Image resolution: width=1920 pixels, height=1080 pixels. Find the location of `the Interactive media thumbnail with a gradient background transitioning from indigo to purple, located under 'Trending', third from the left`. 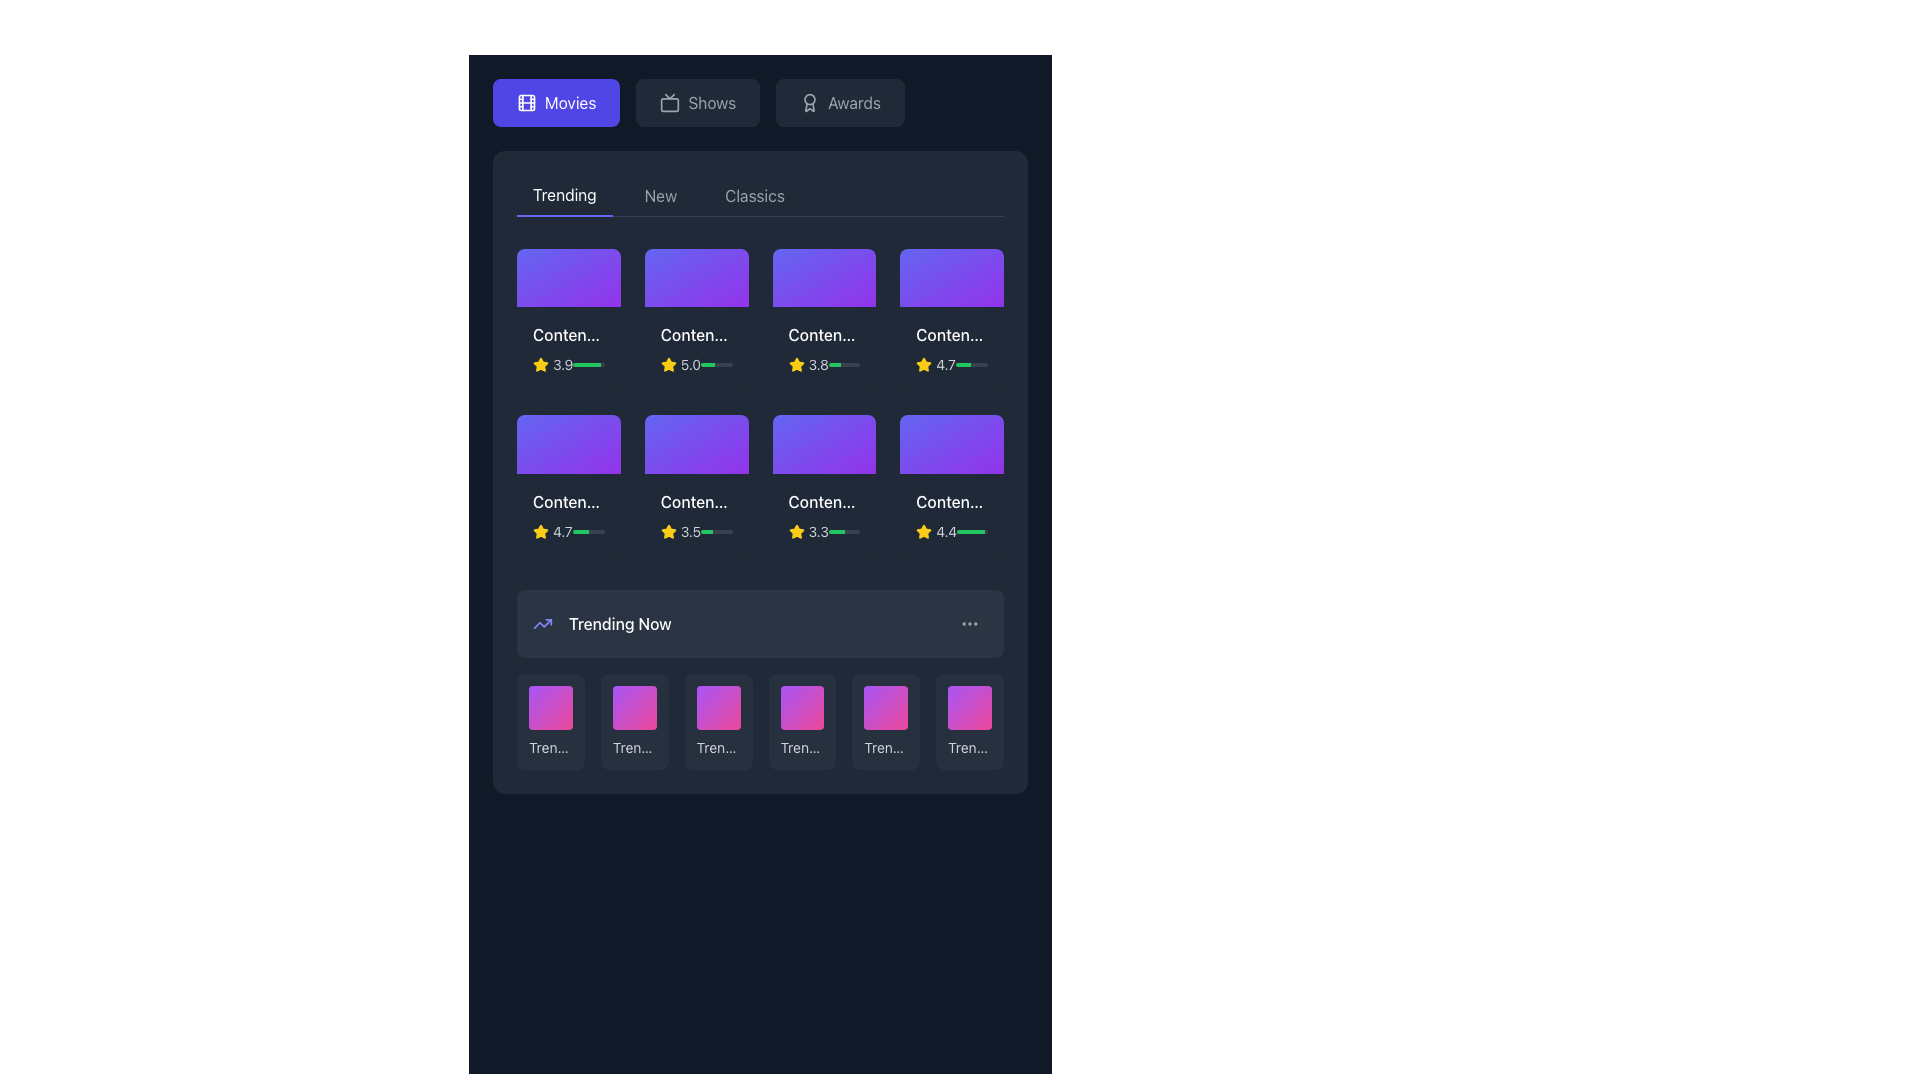

the Interactive media thumbnail with a gradient background transitioning from indigo to purple, located under 'Trending', third from the left is located at coordinates (824, 278).